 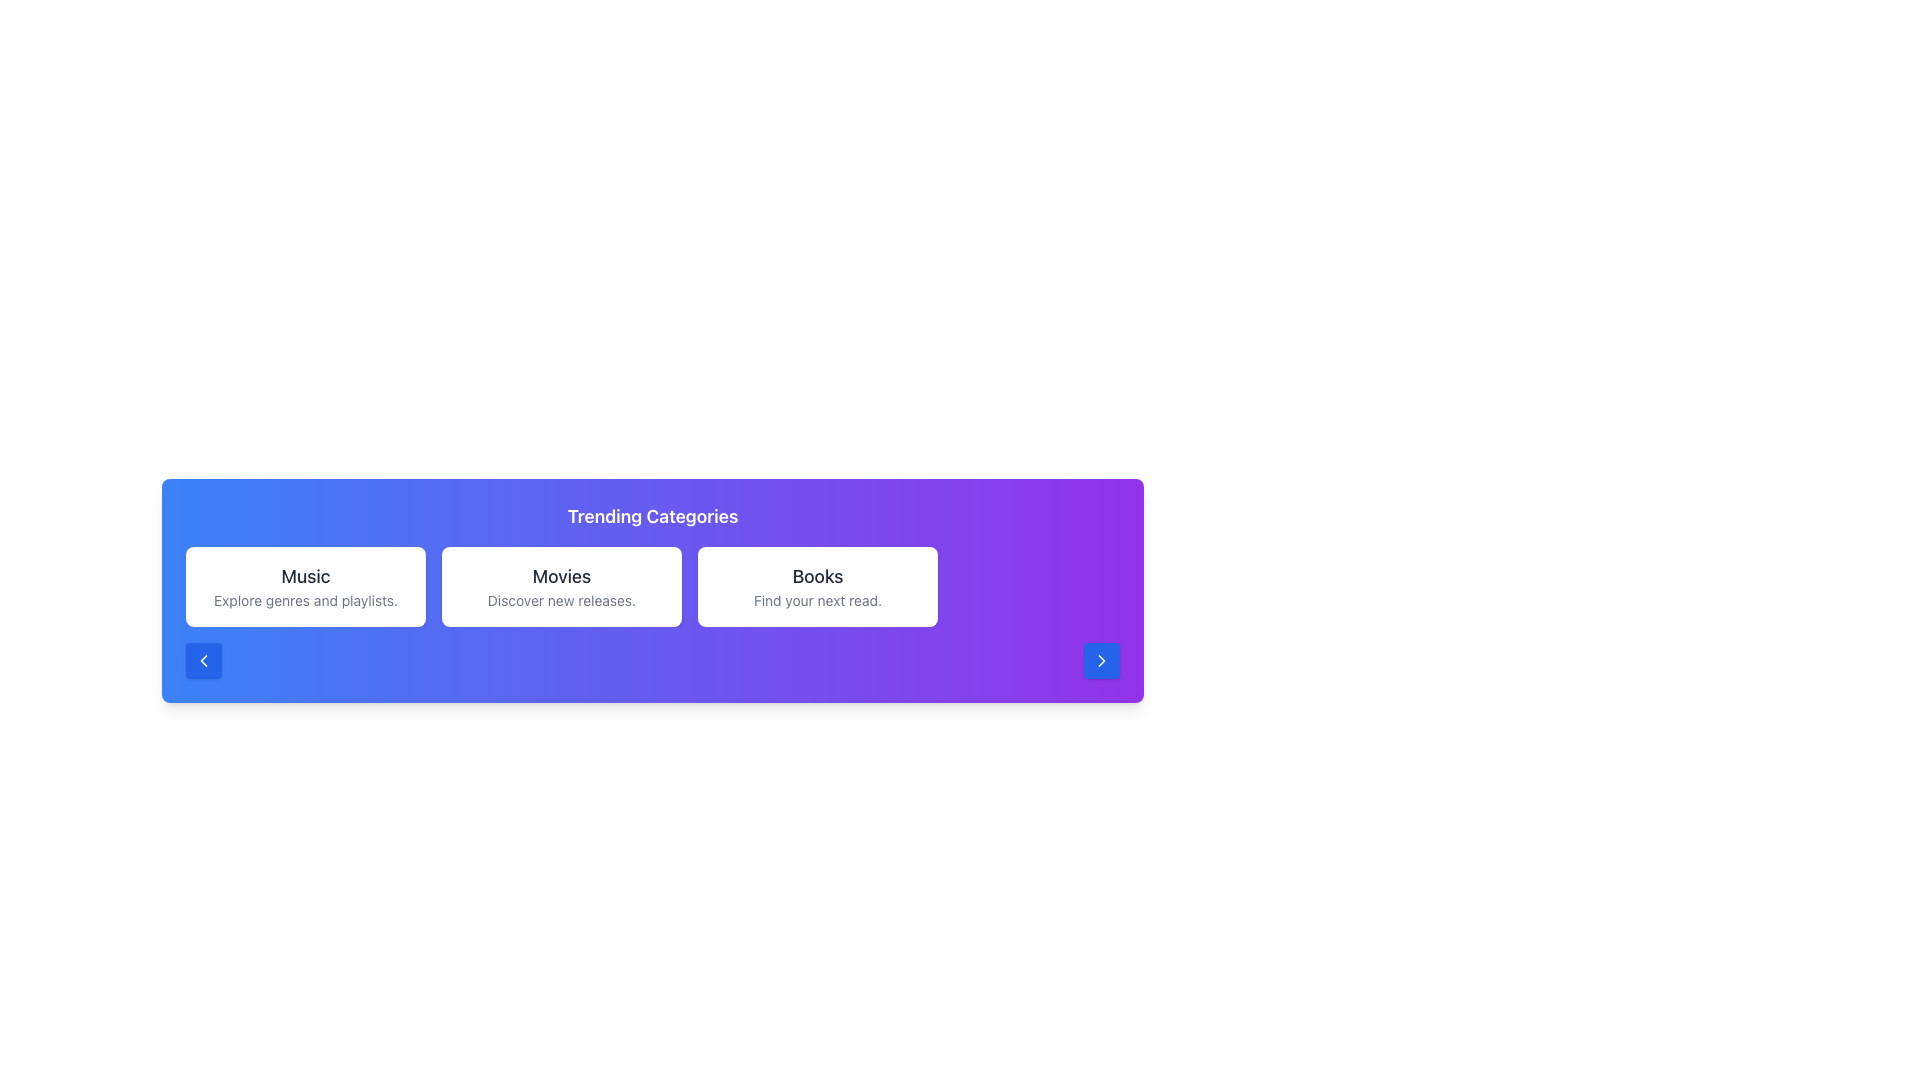 I want to click on the 'Back' button located at the bottom-left corner of the gradient box, so click(x=203, y=660).